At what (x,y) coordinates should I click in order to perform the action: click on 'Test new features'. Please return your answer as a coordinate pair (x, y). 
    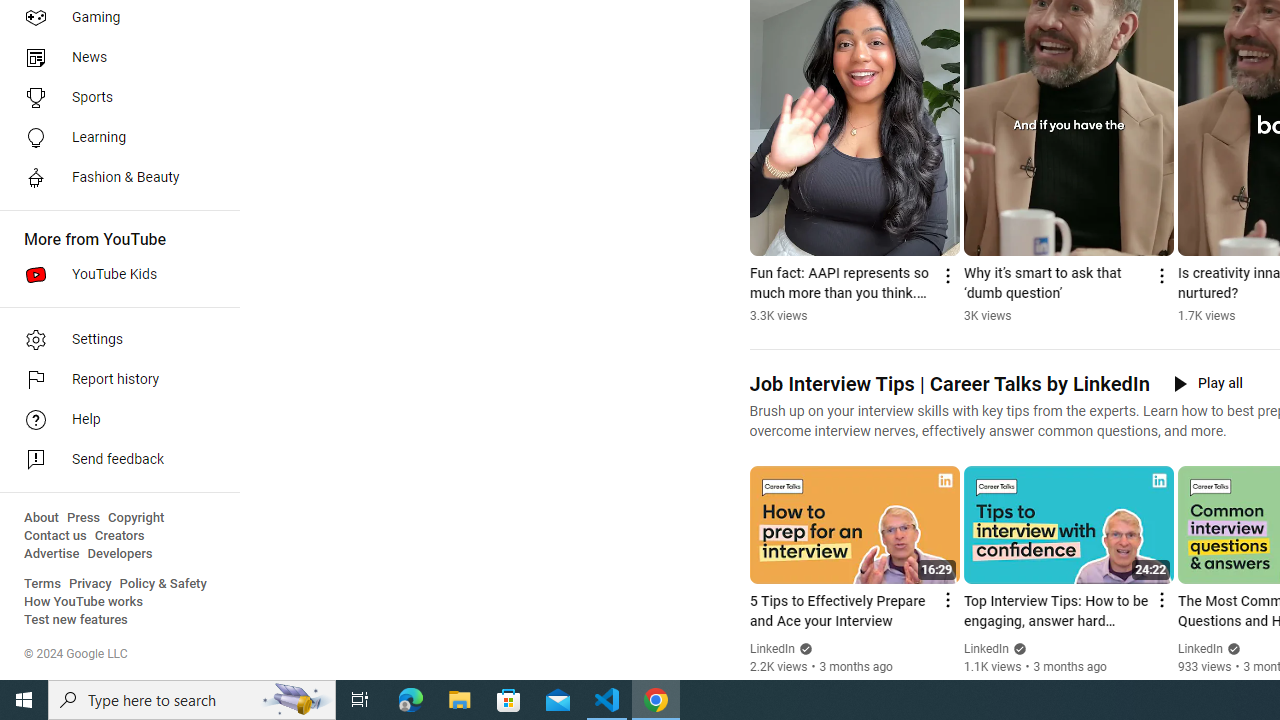
    Looking at the image, I should click on (76, 619).